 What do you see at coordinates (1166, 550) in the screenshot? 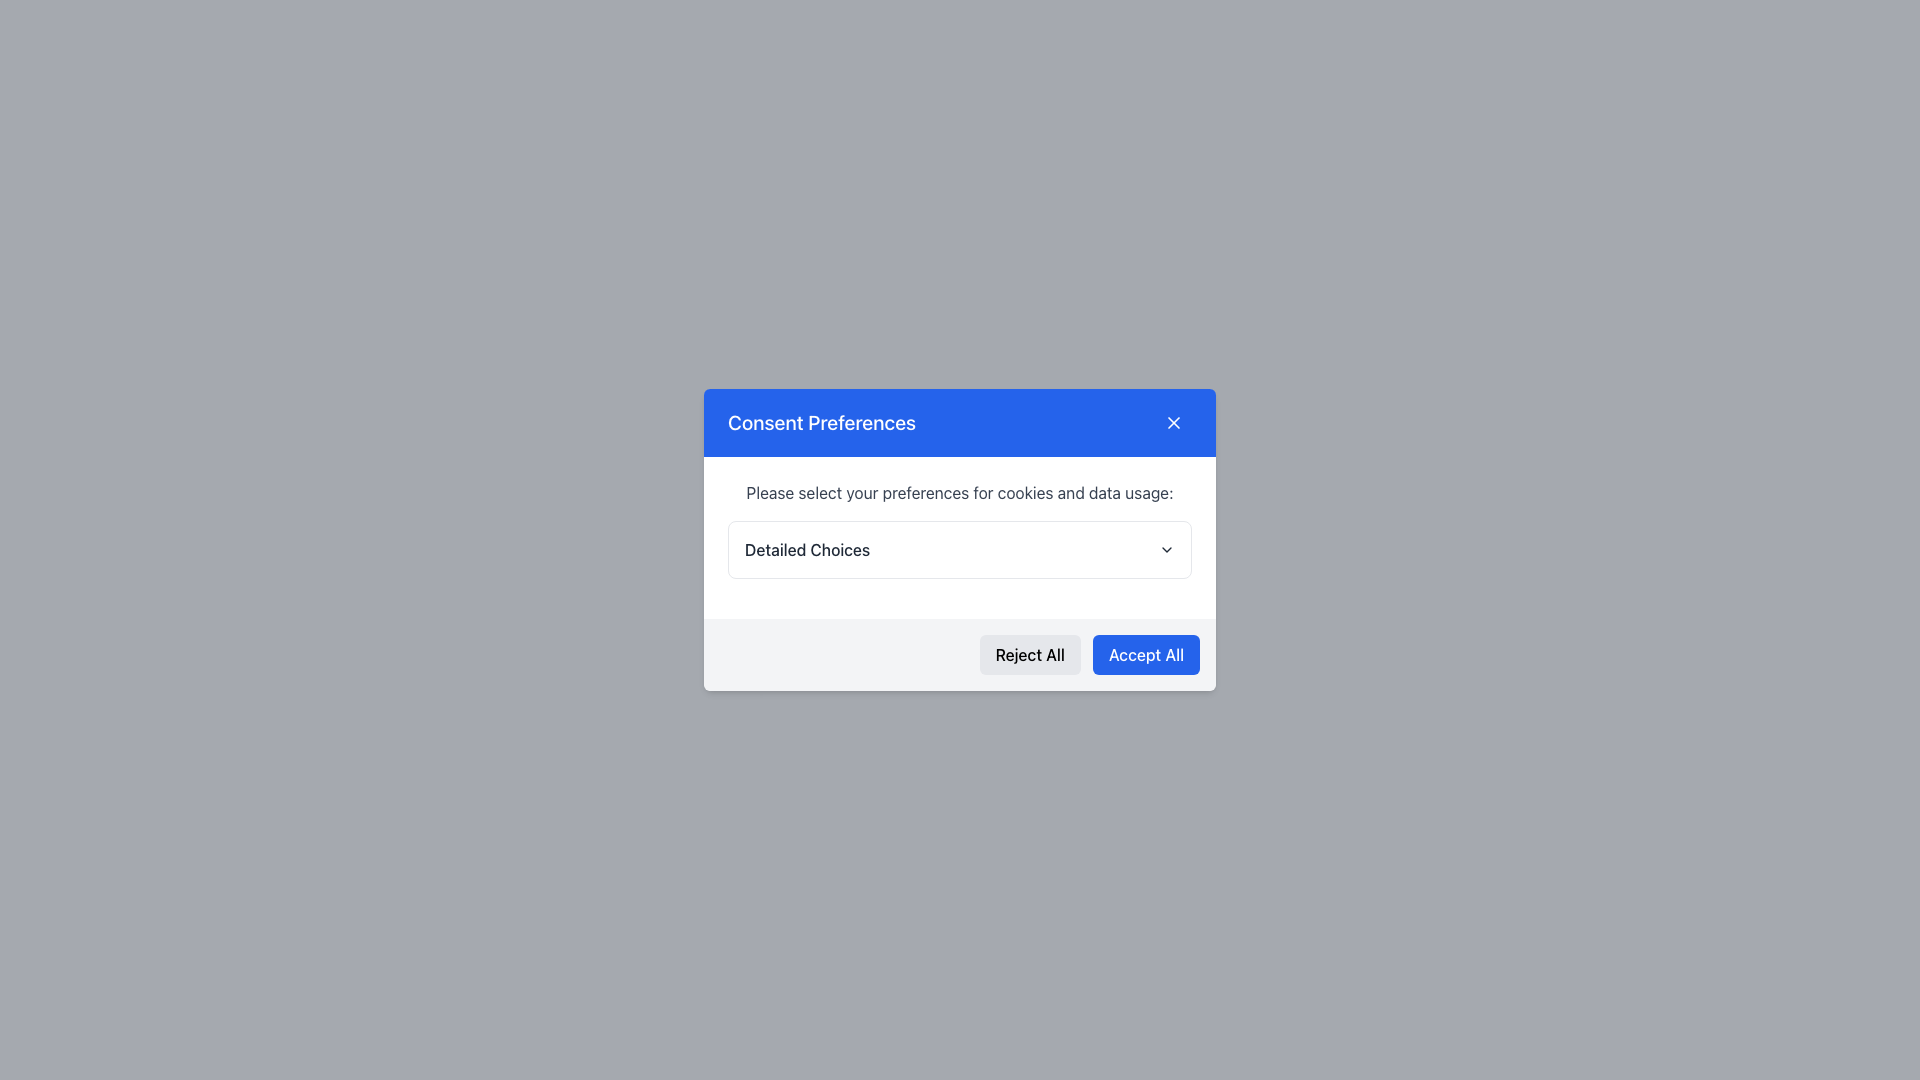
I see `the downward-pointing chevron icon located to the right of 'Detailed Choices' in the 'Consent Preferences' dialog box` at bounding box center [1166, 550].